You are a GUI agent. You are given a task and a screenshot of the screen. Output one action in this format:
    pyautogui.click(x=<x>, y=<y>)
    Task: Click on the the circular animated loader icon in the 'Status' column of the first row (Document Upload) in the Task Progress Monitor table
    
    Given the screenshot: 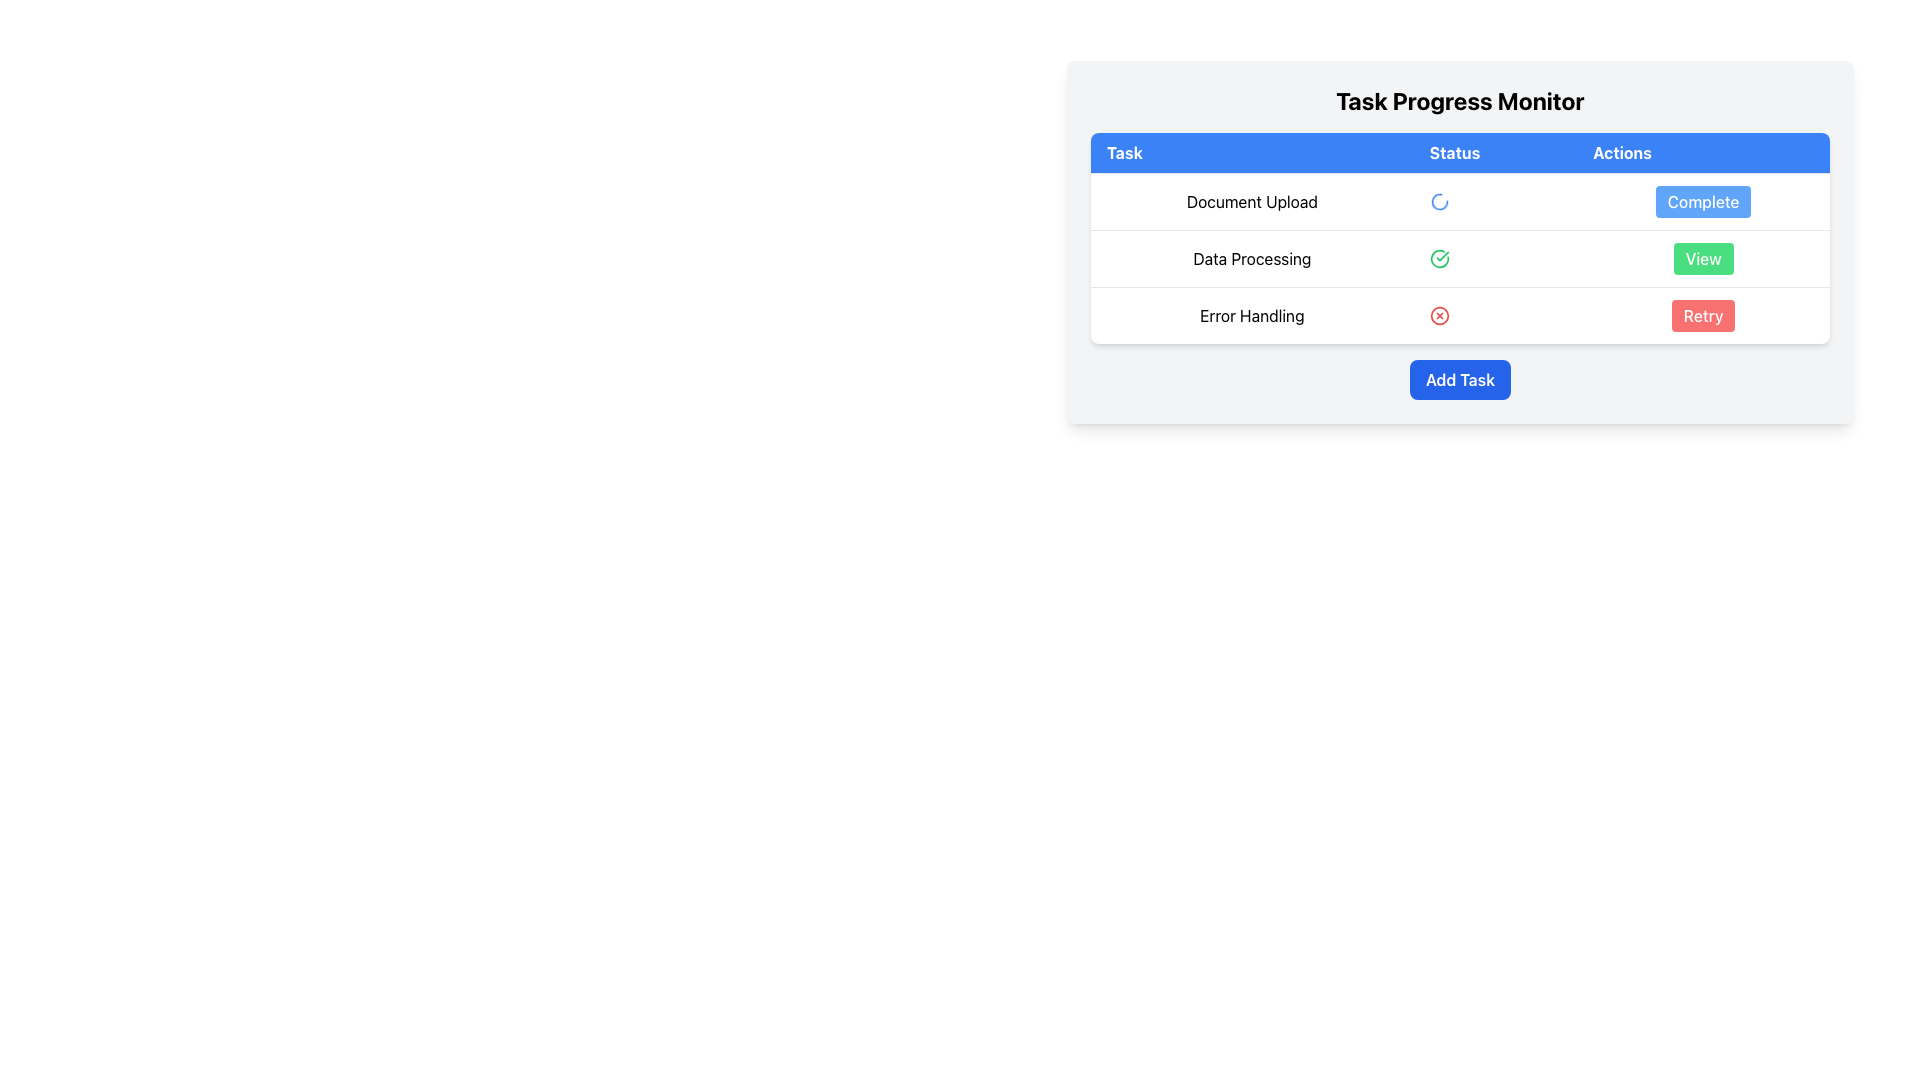 What is the action you would take?
    pyautogui.click(x=1438, y=201)
    